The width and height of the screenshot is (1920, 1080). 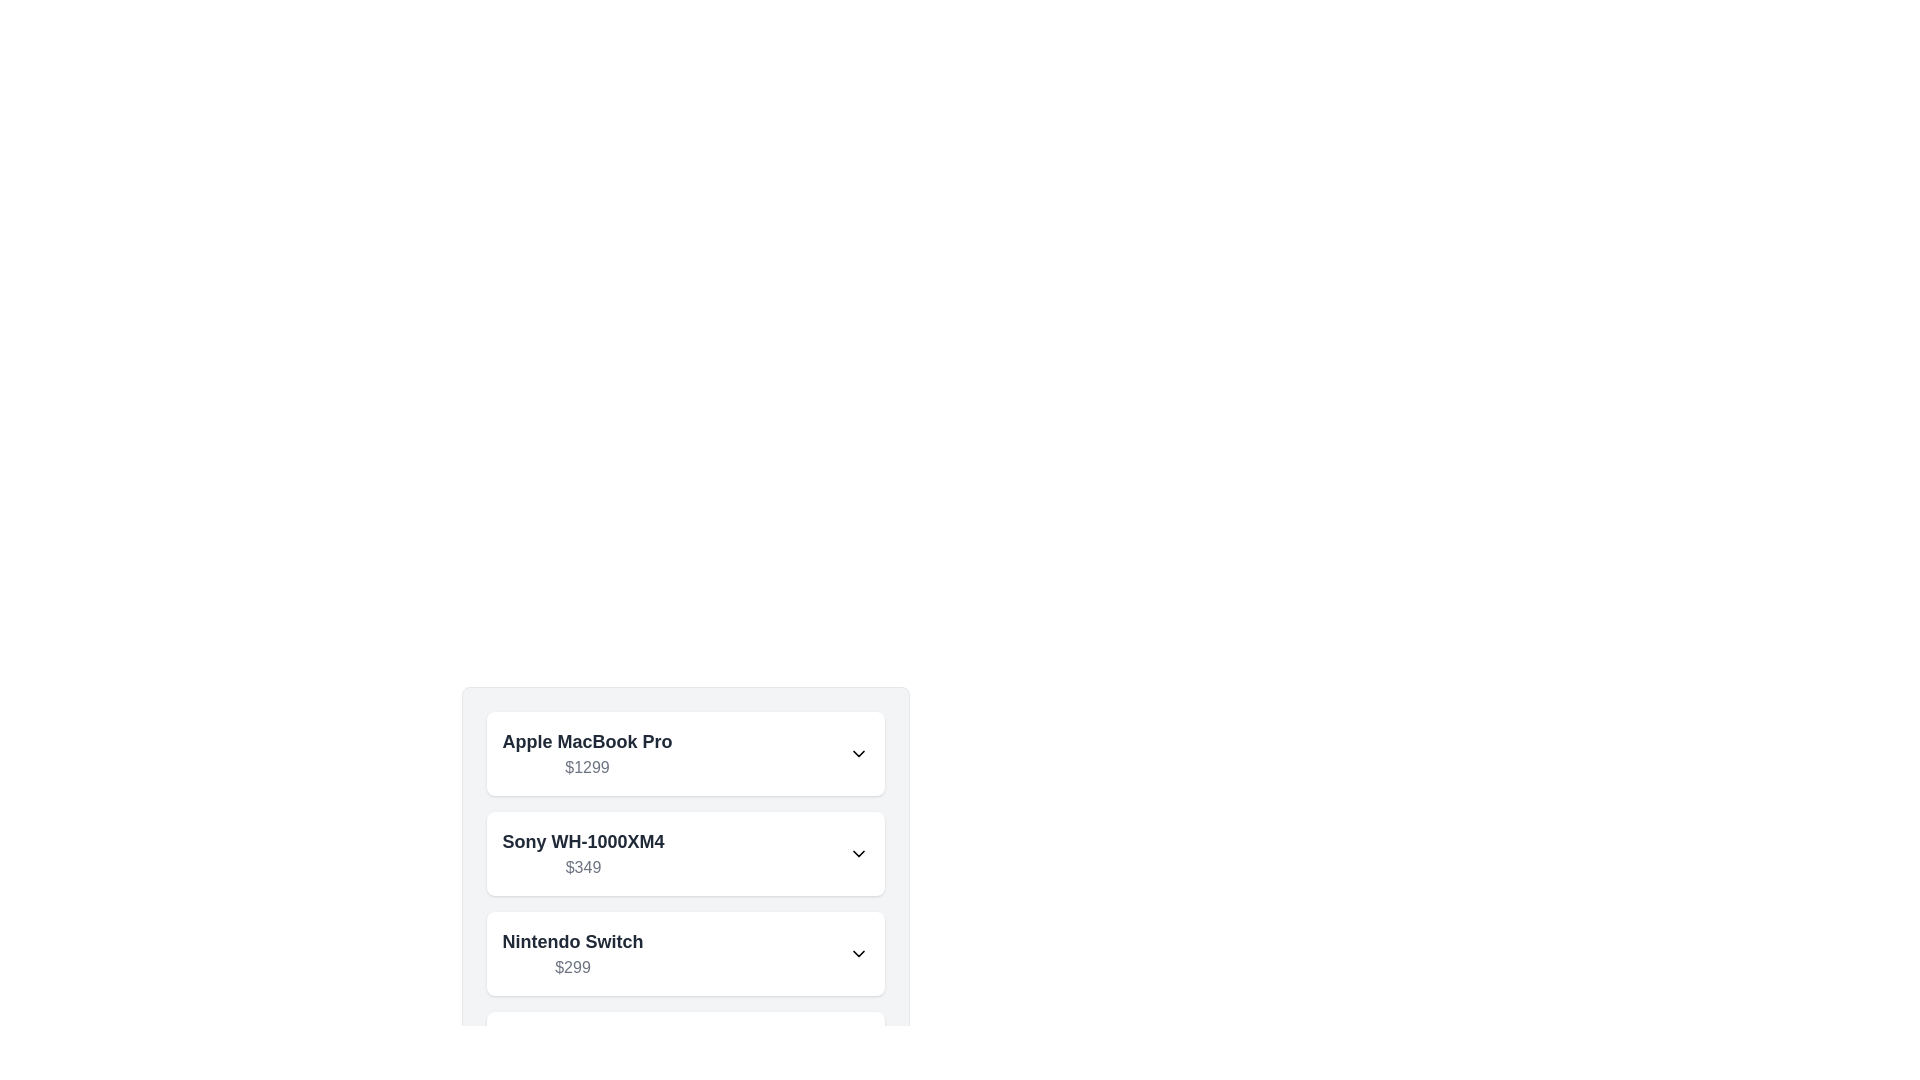 I want to click on the text display element showing the price '$1299' in grey font, located beneath 'Apple MacBook Pro', so click(x=586, y=766).